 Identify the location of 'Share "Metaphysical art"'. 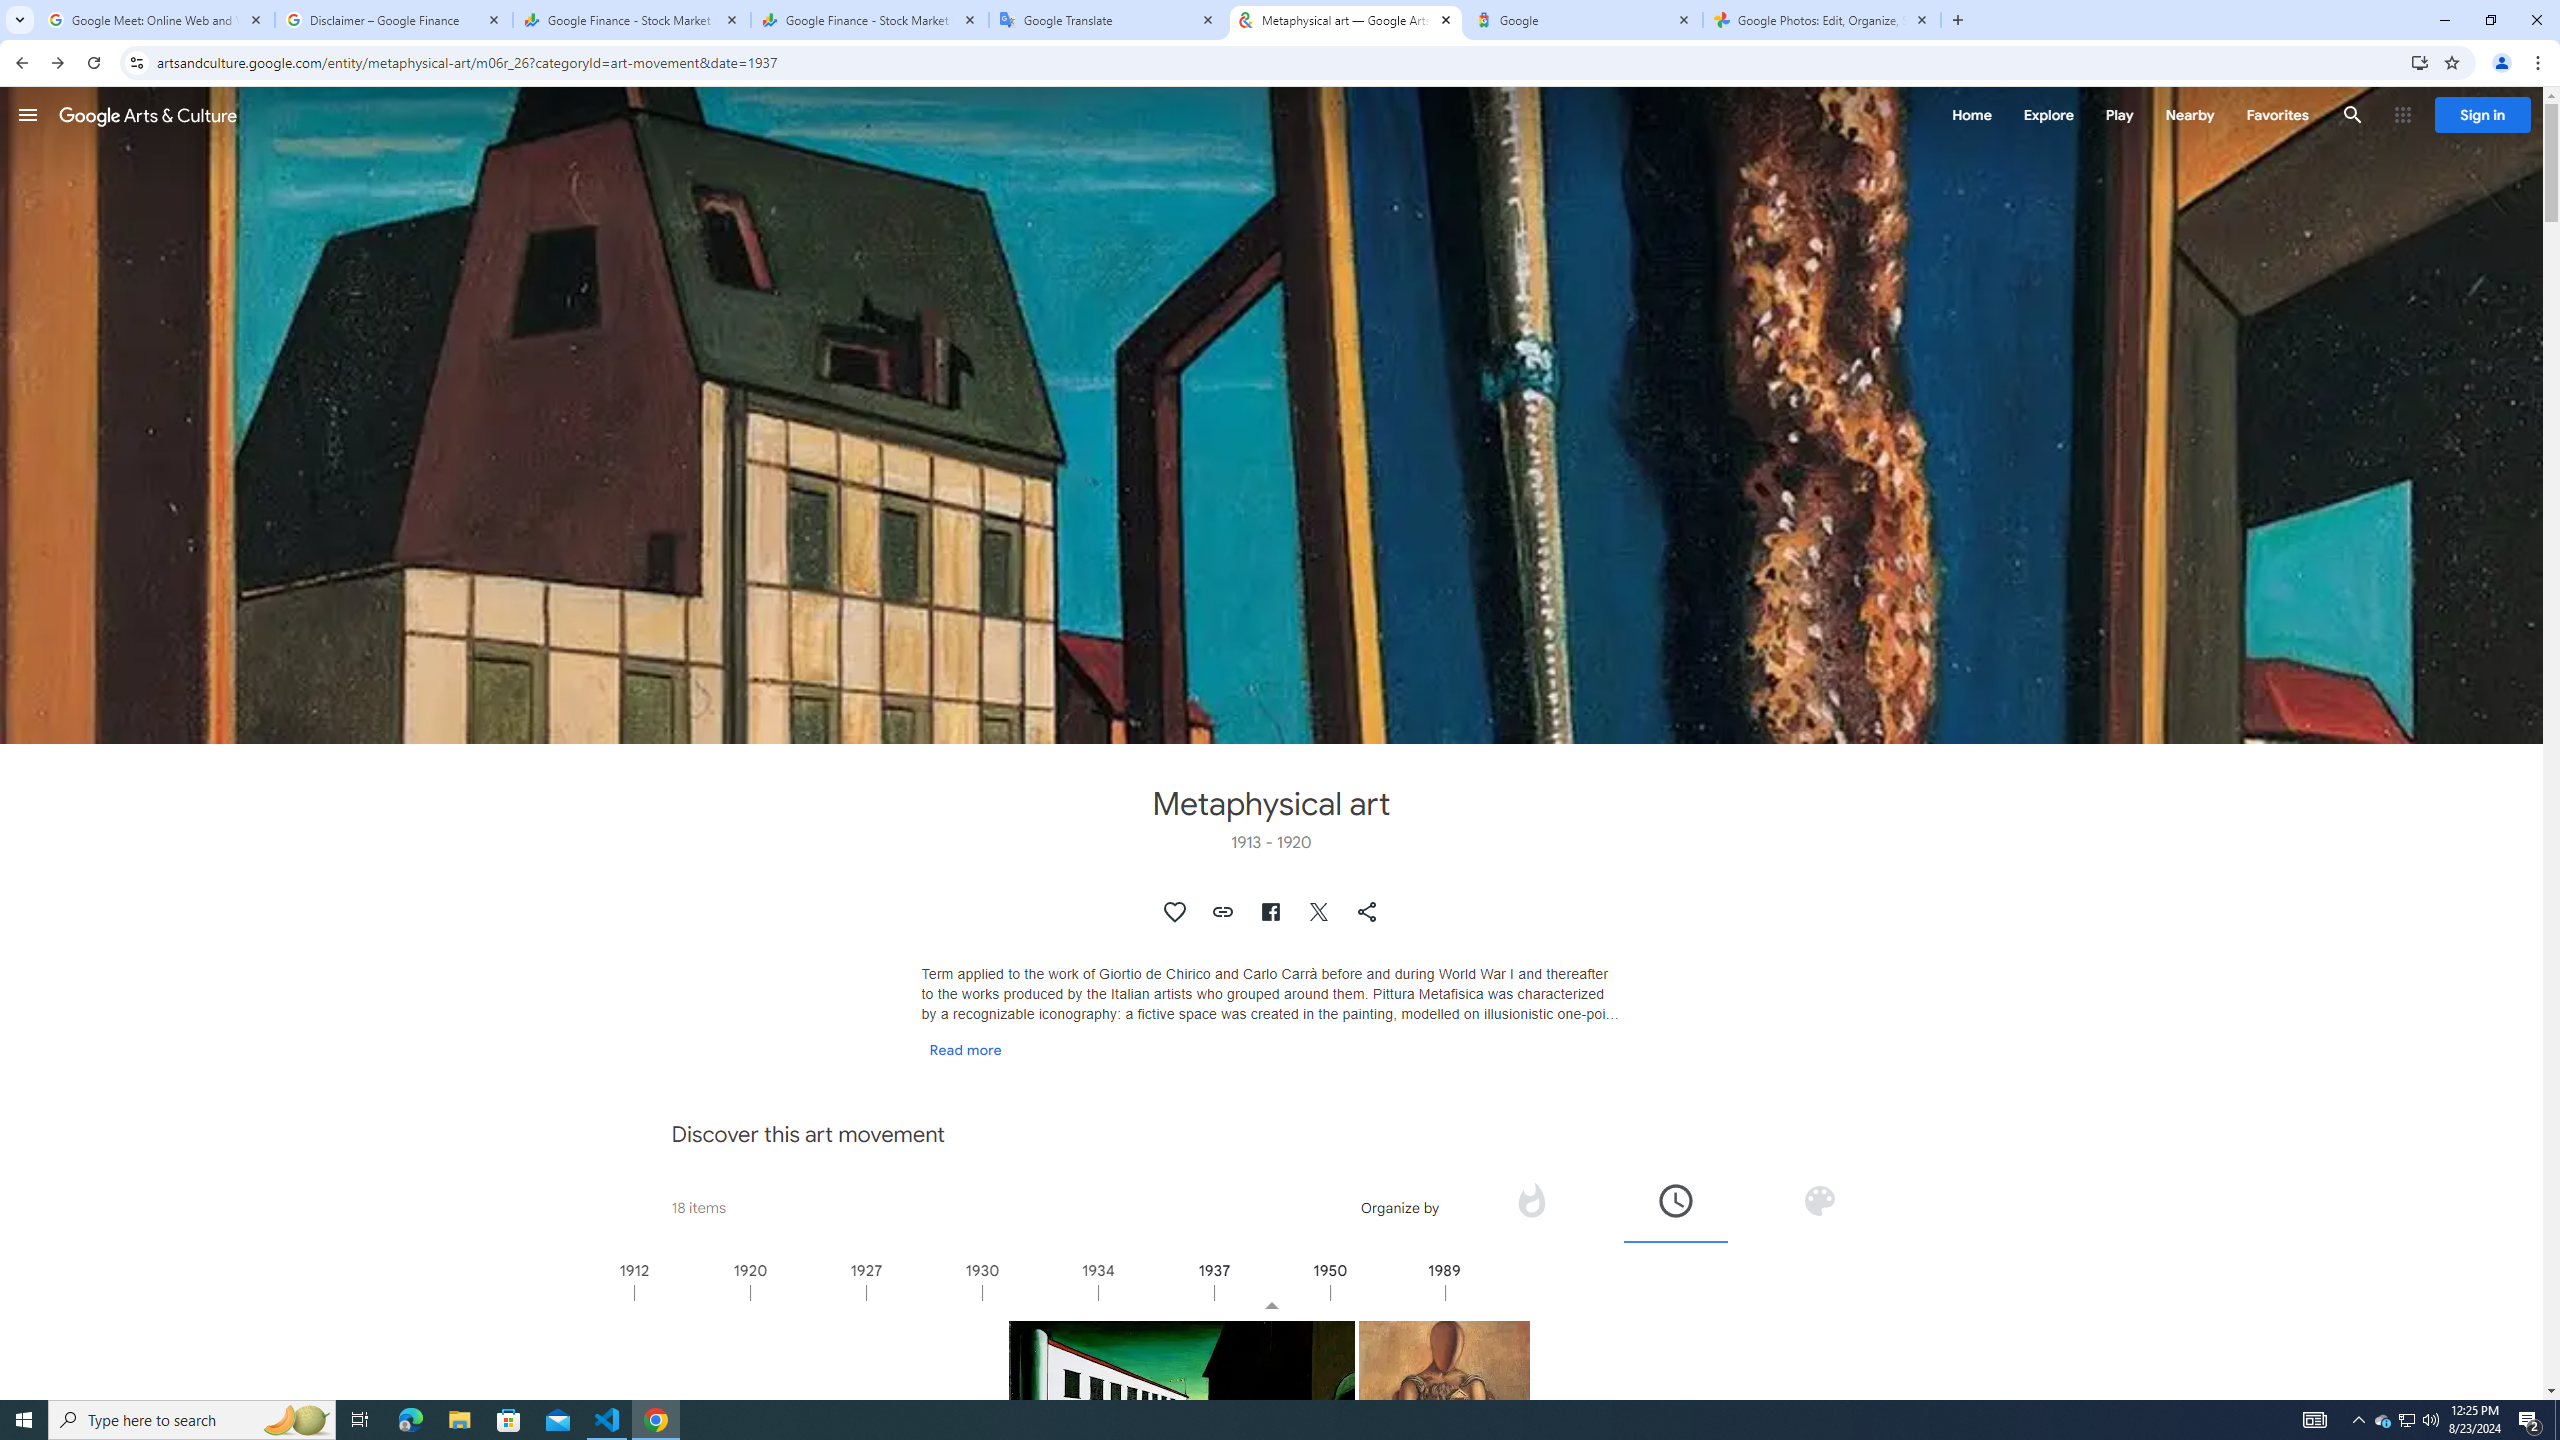
(1367, 911).